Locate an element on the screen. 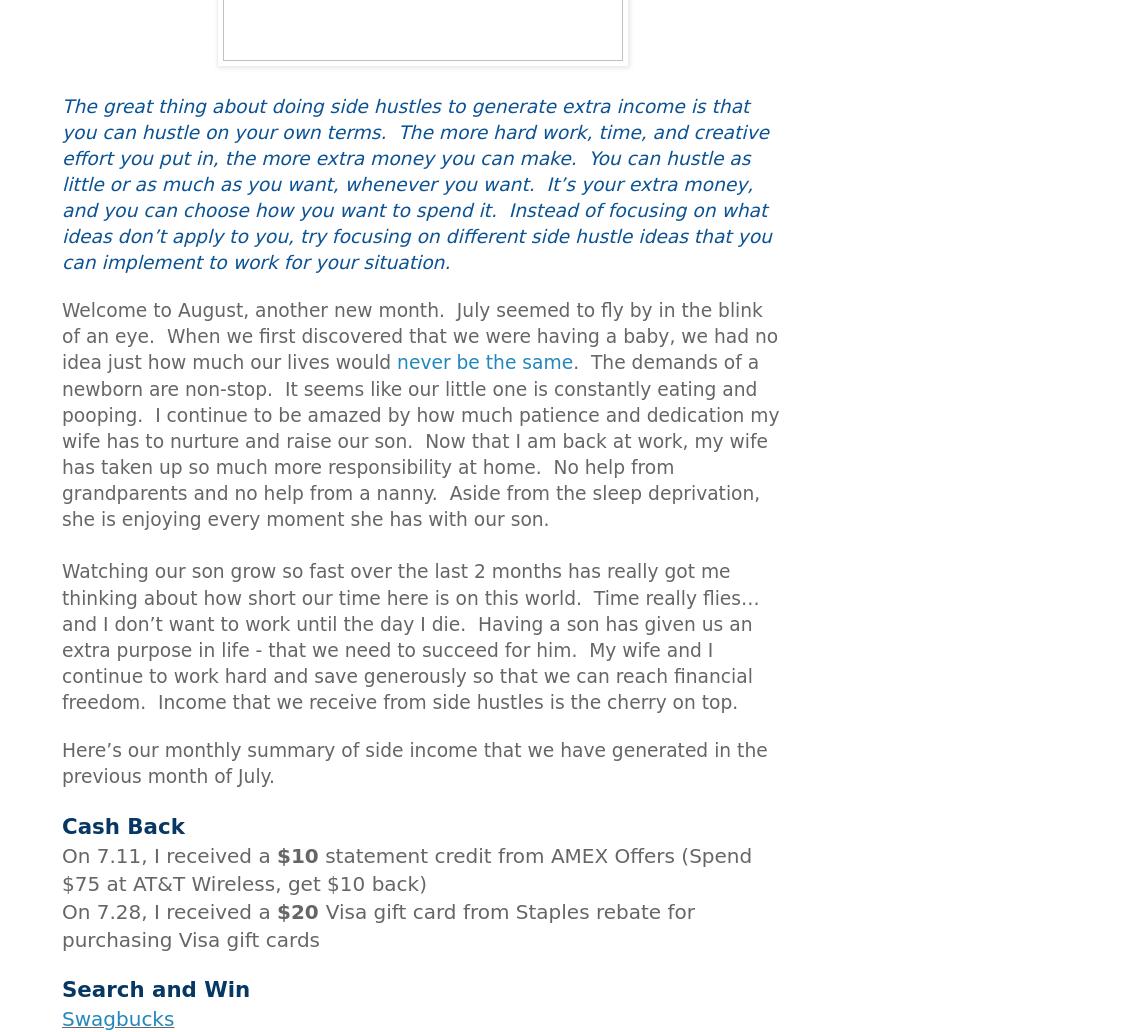  'Visa gift card from Staples rebate
for purchasing Visa gift cards' is located at coordinates (61, 923).